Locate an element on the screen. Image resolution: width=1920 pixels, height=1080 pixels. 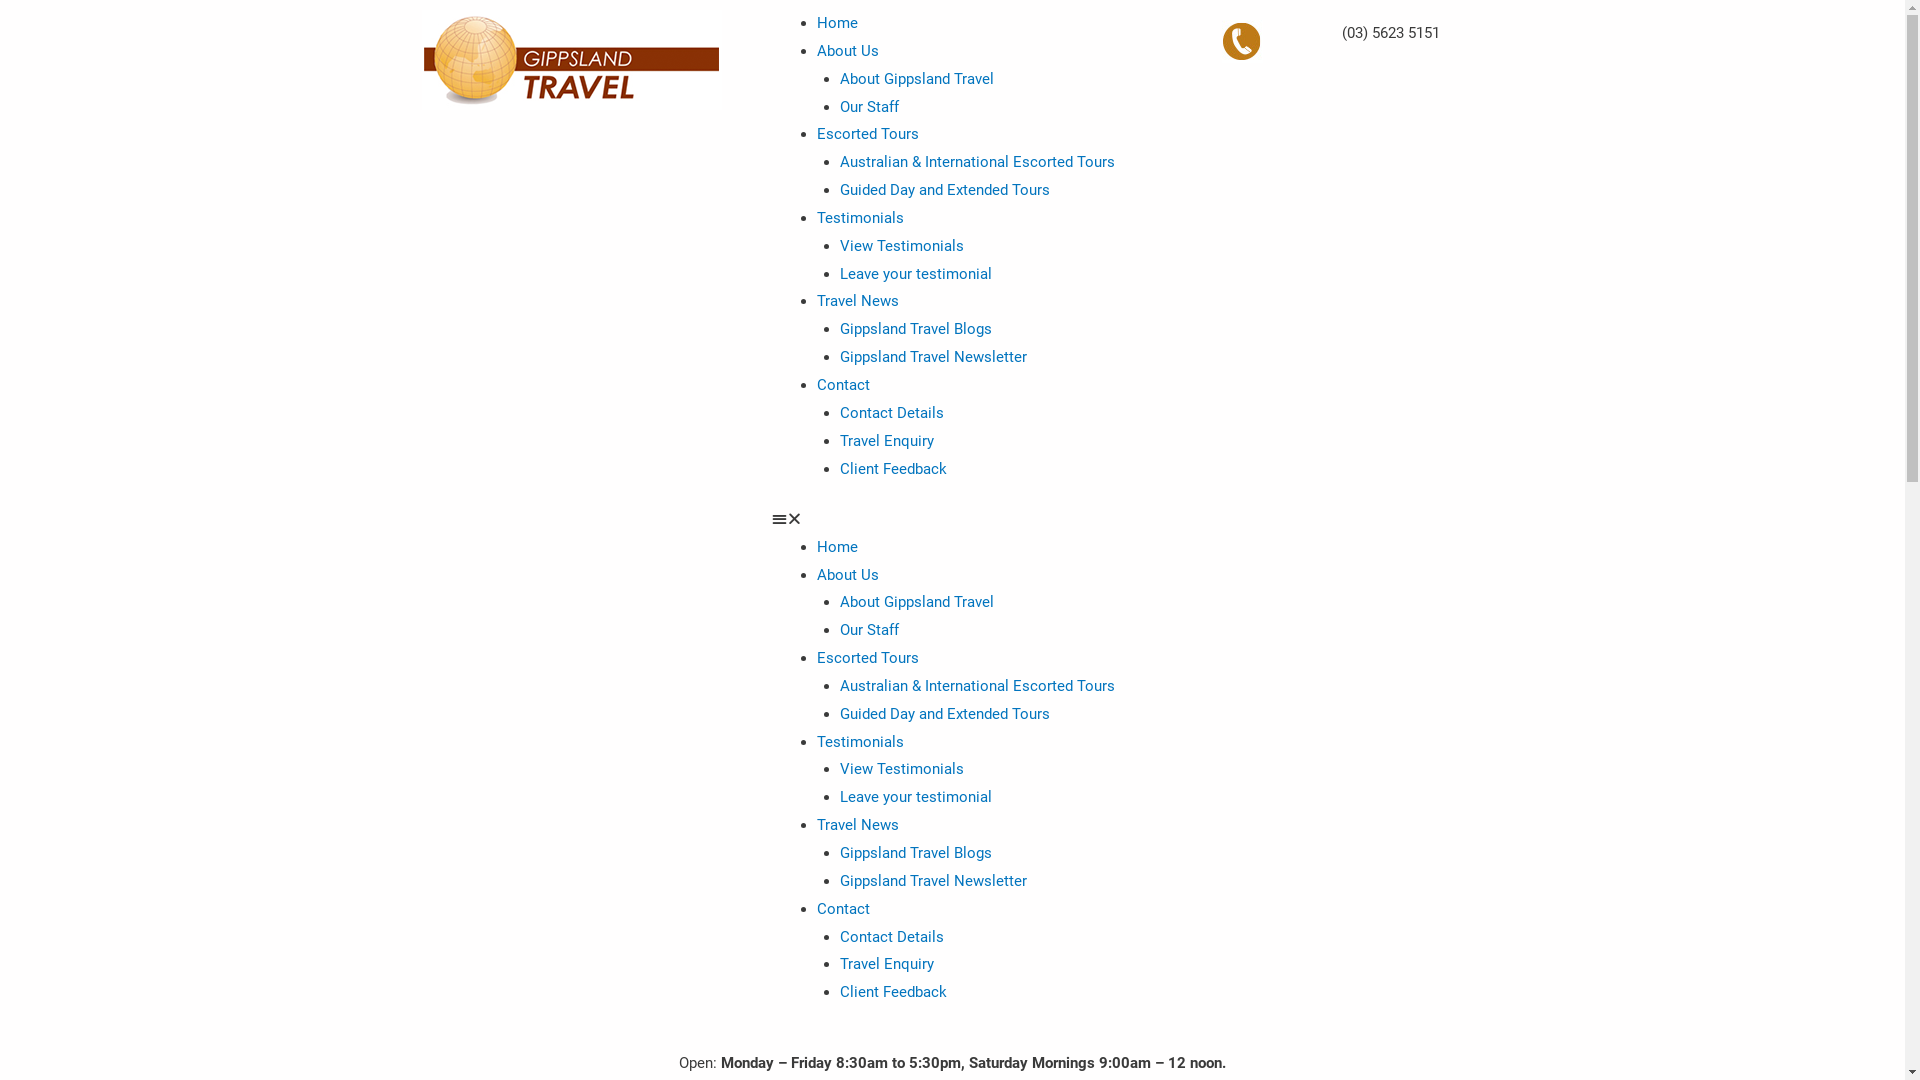
'Australian & International Escorted Tours' is located at coordinates (977, 161).